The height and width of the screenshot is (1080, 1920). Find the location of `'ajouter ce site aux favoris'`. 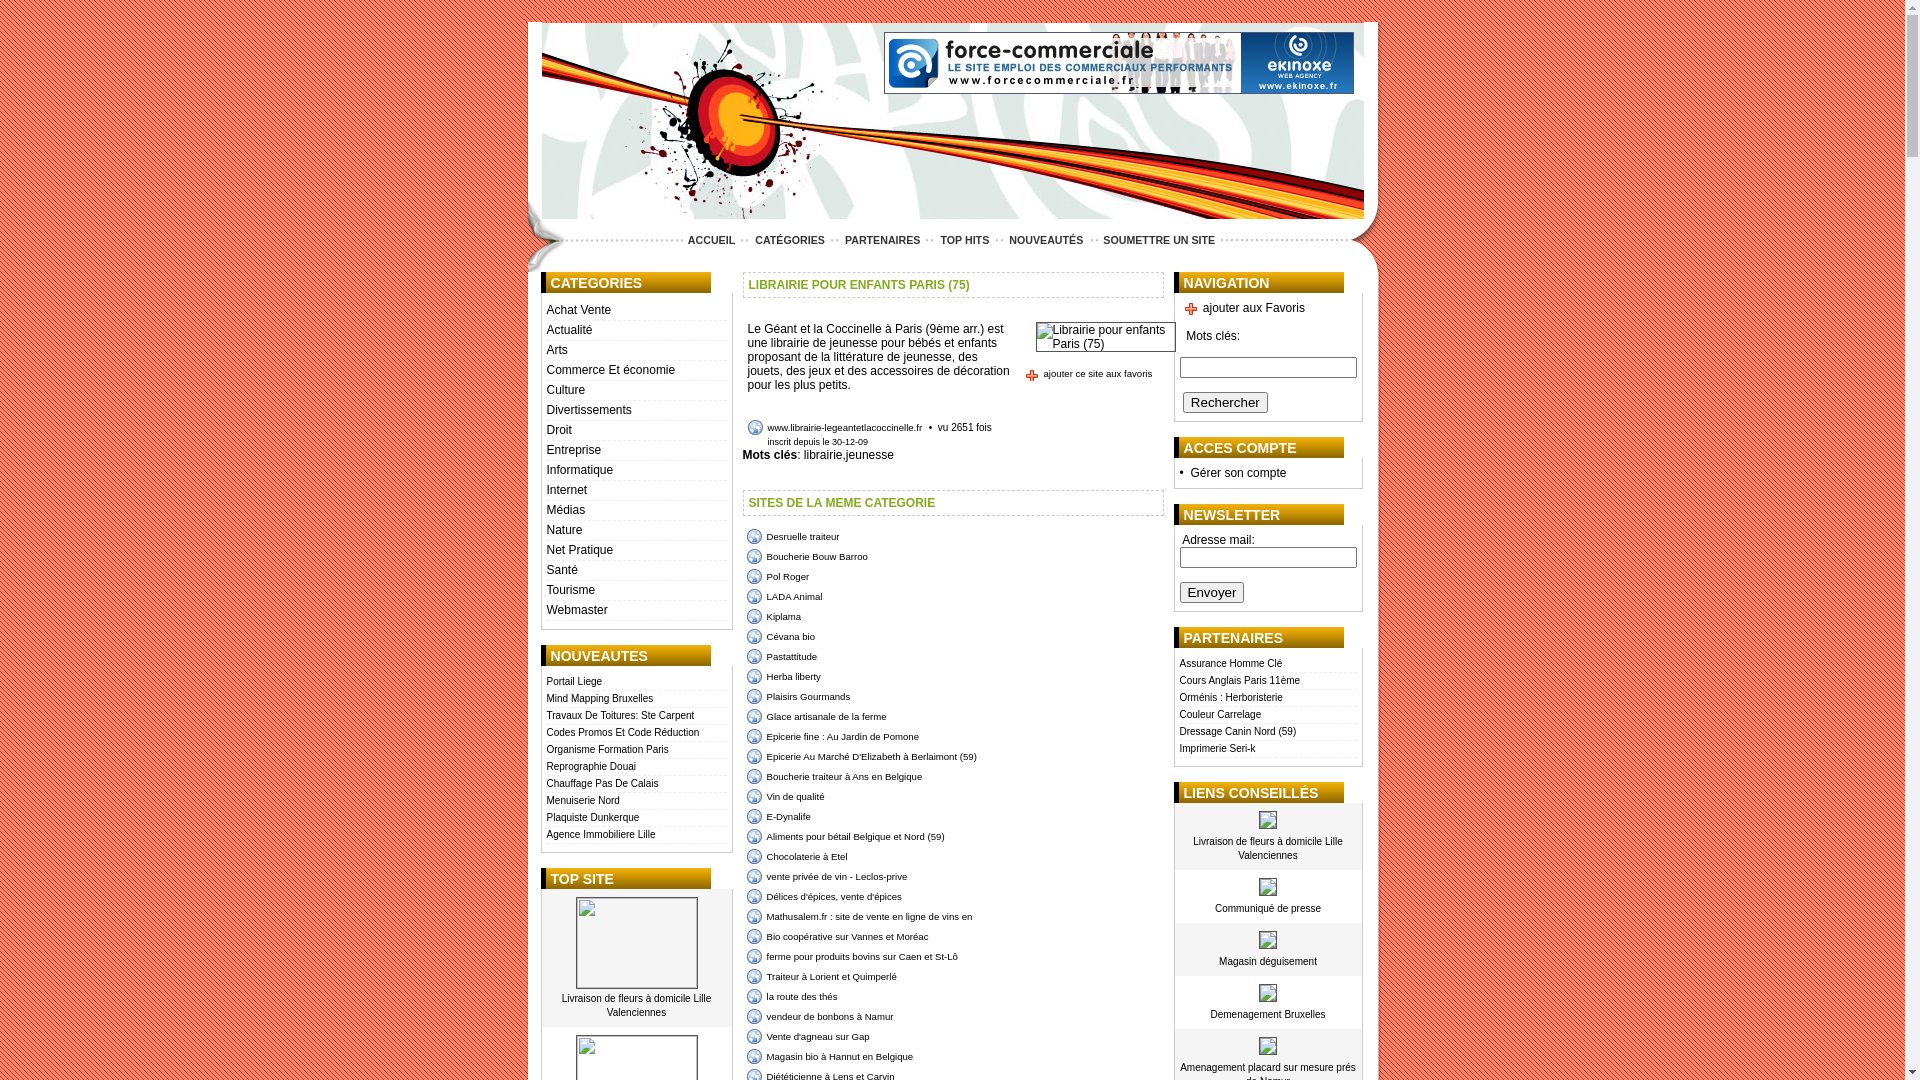

'ajouter ce site aux favoris' is located at coordinates (1023, 374).